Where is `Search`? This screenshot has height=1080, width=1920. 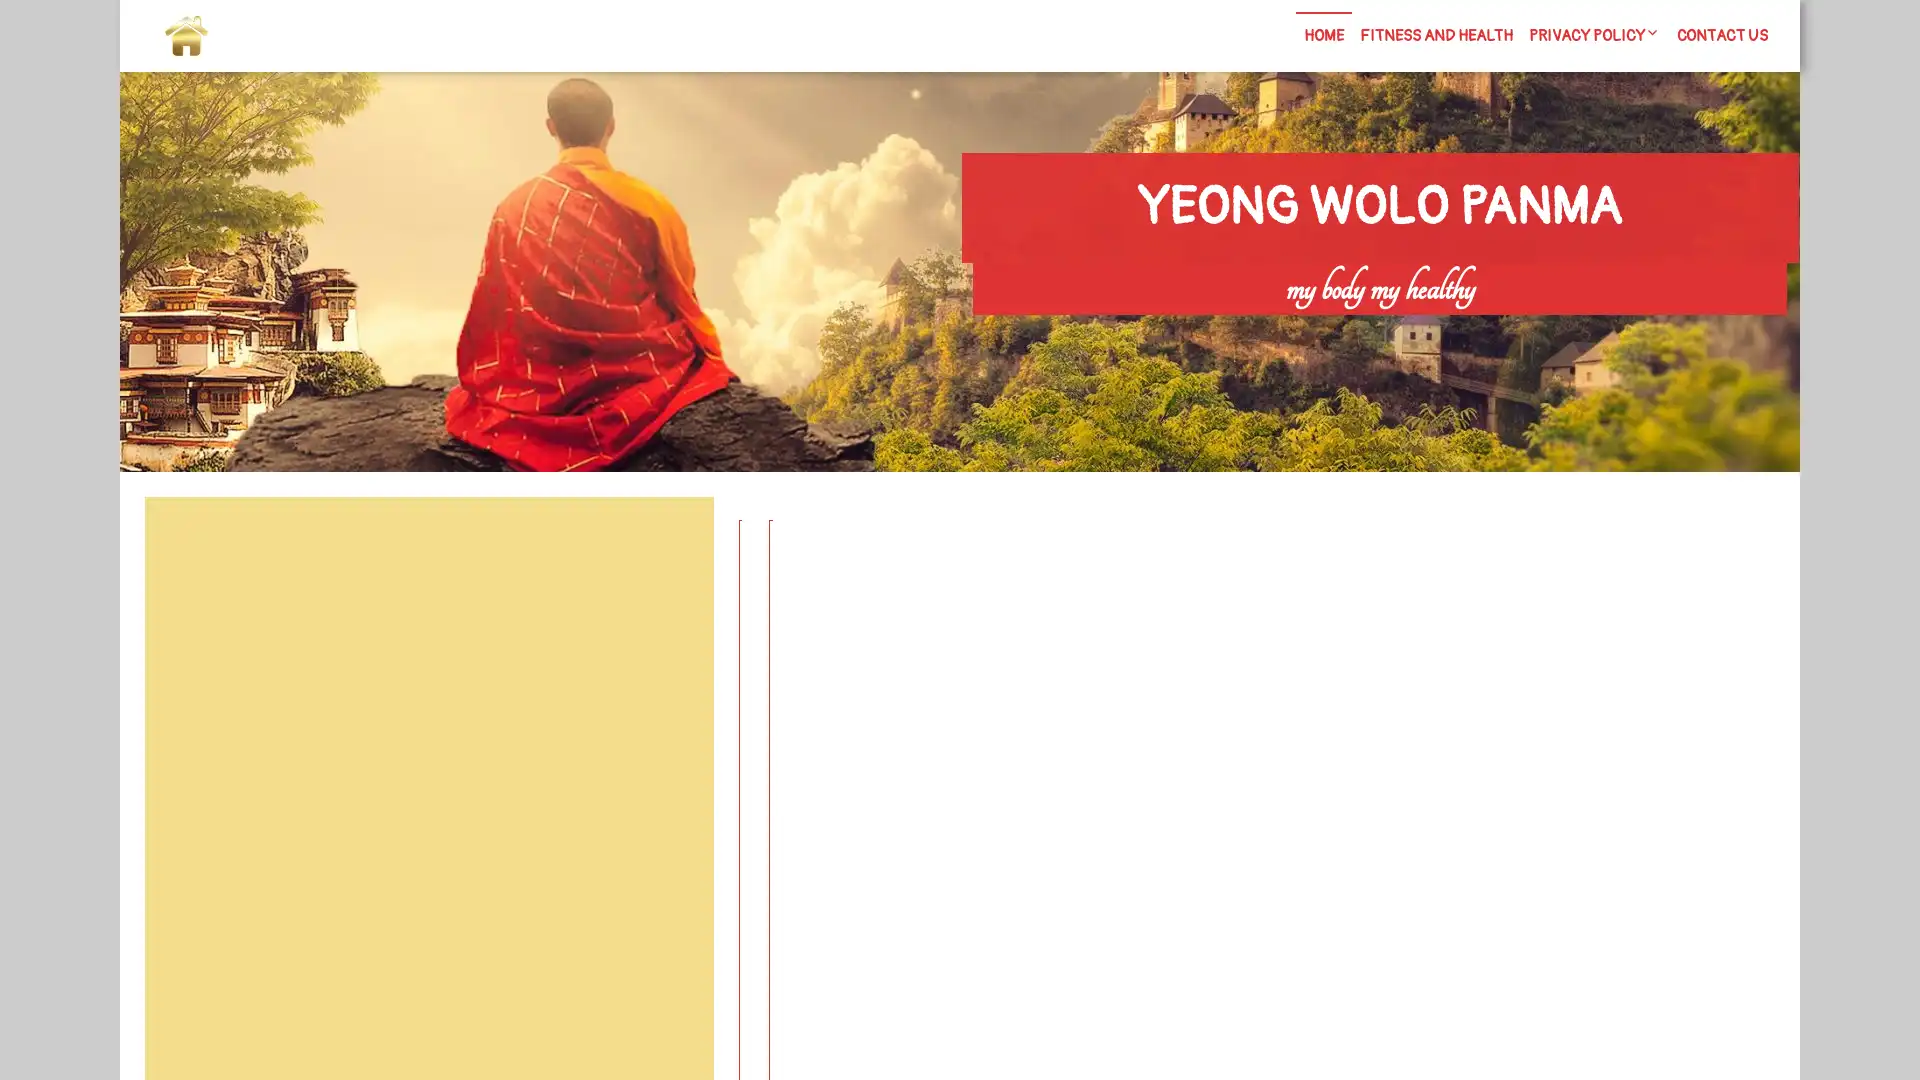
Search is located at coordinates (1557, 327).